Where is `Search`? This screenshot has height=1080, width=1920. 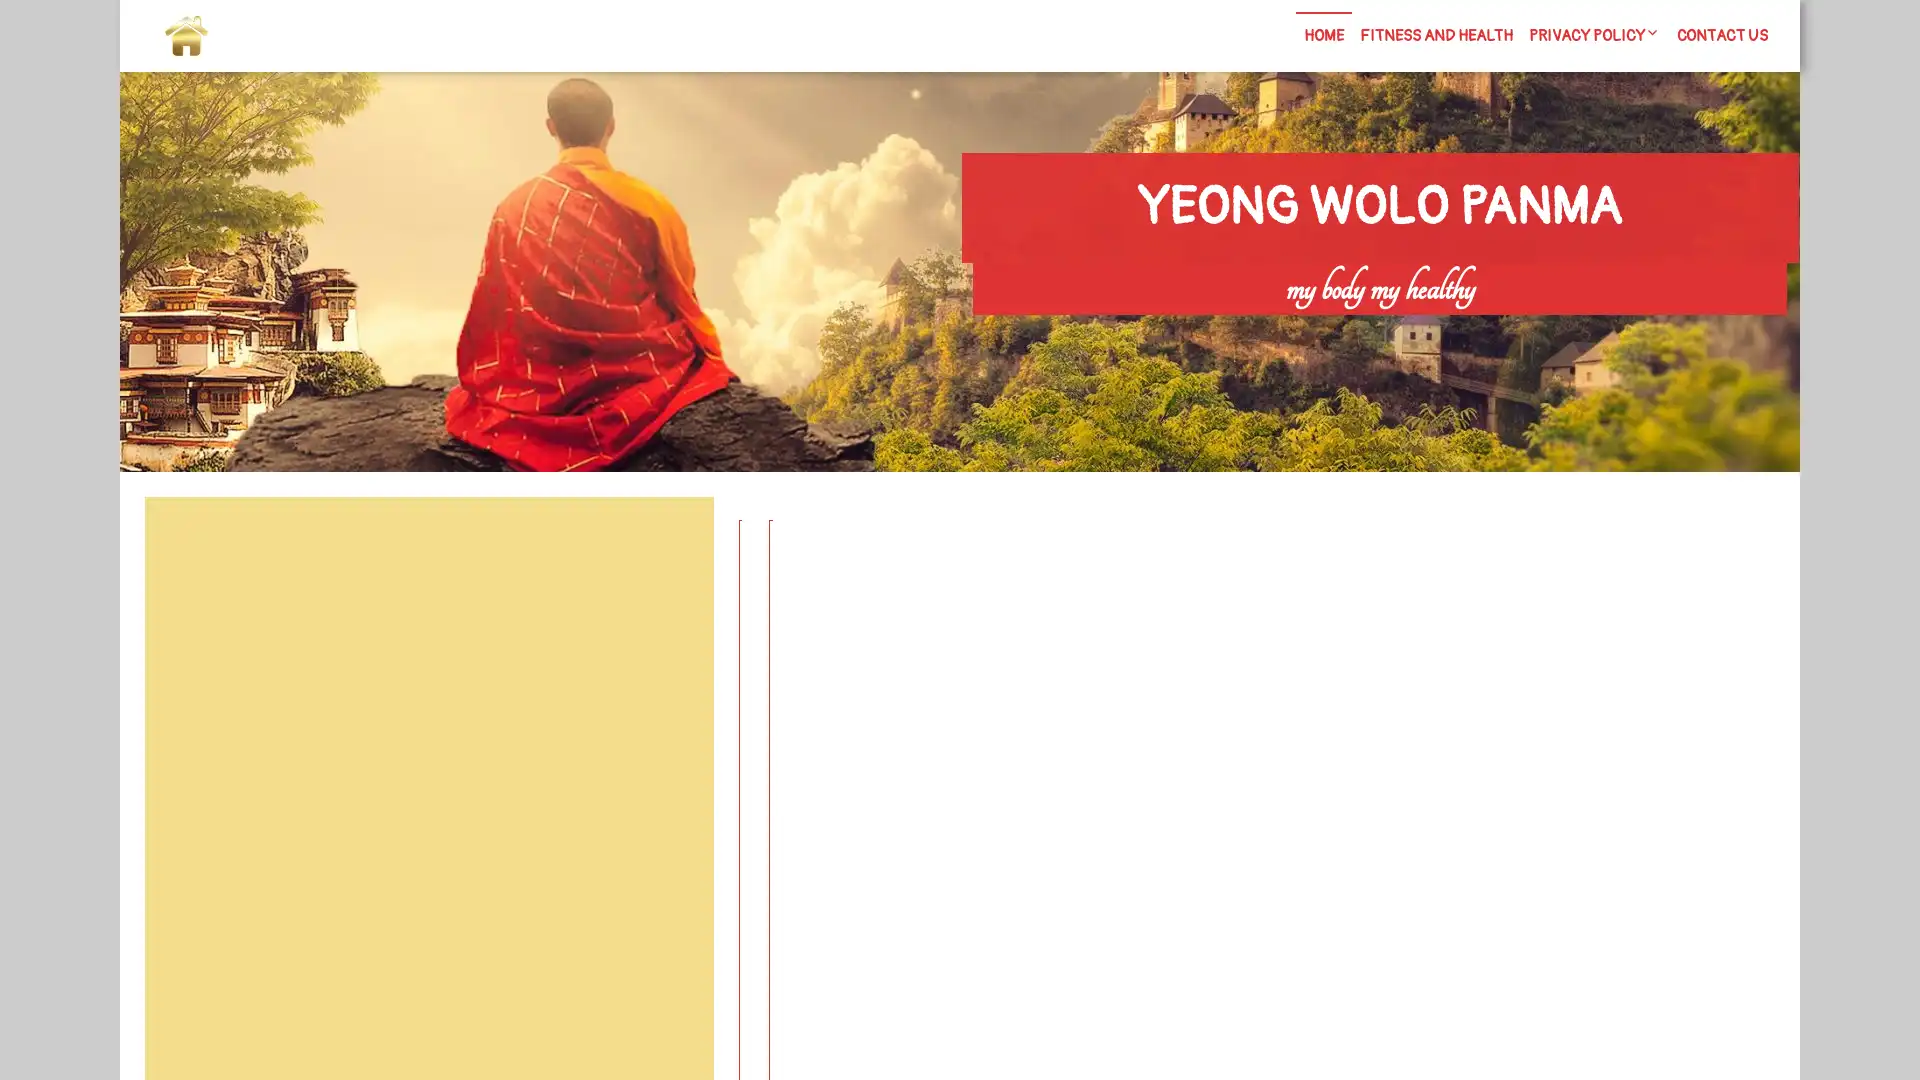
Search is located at coordinates (1557, 327).